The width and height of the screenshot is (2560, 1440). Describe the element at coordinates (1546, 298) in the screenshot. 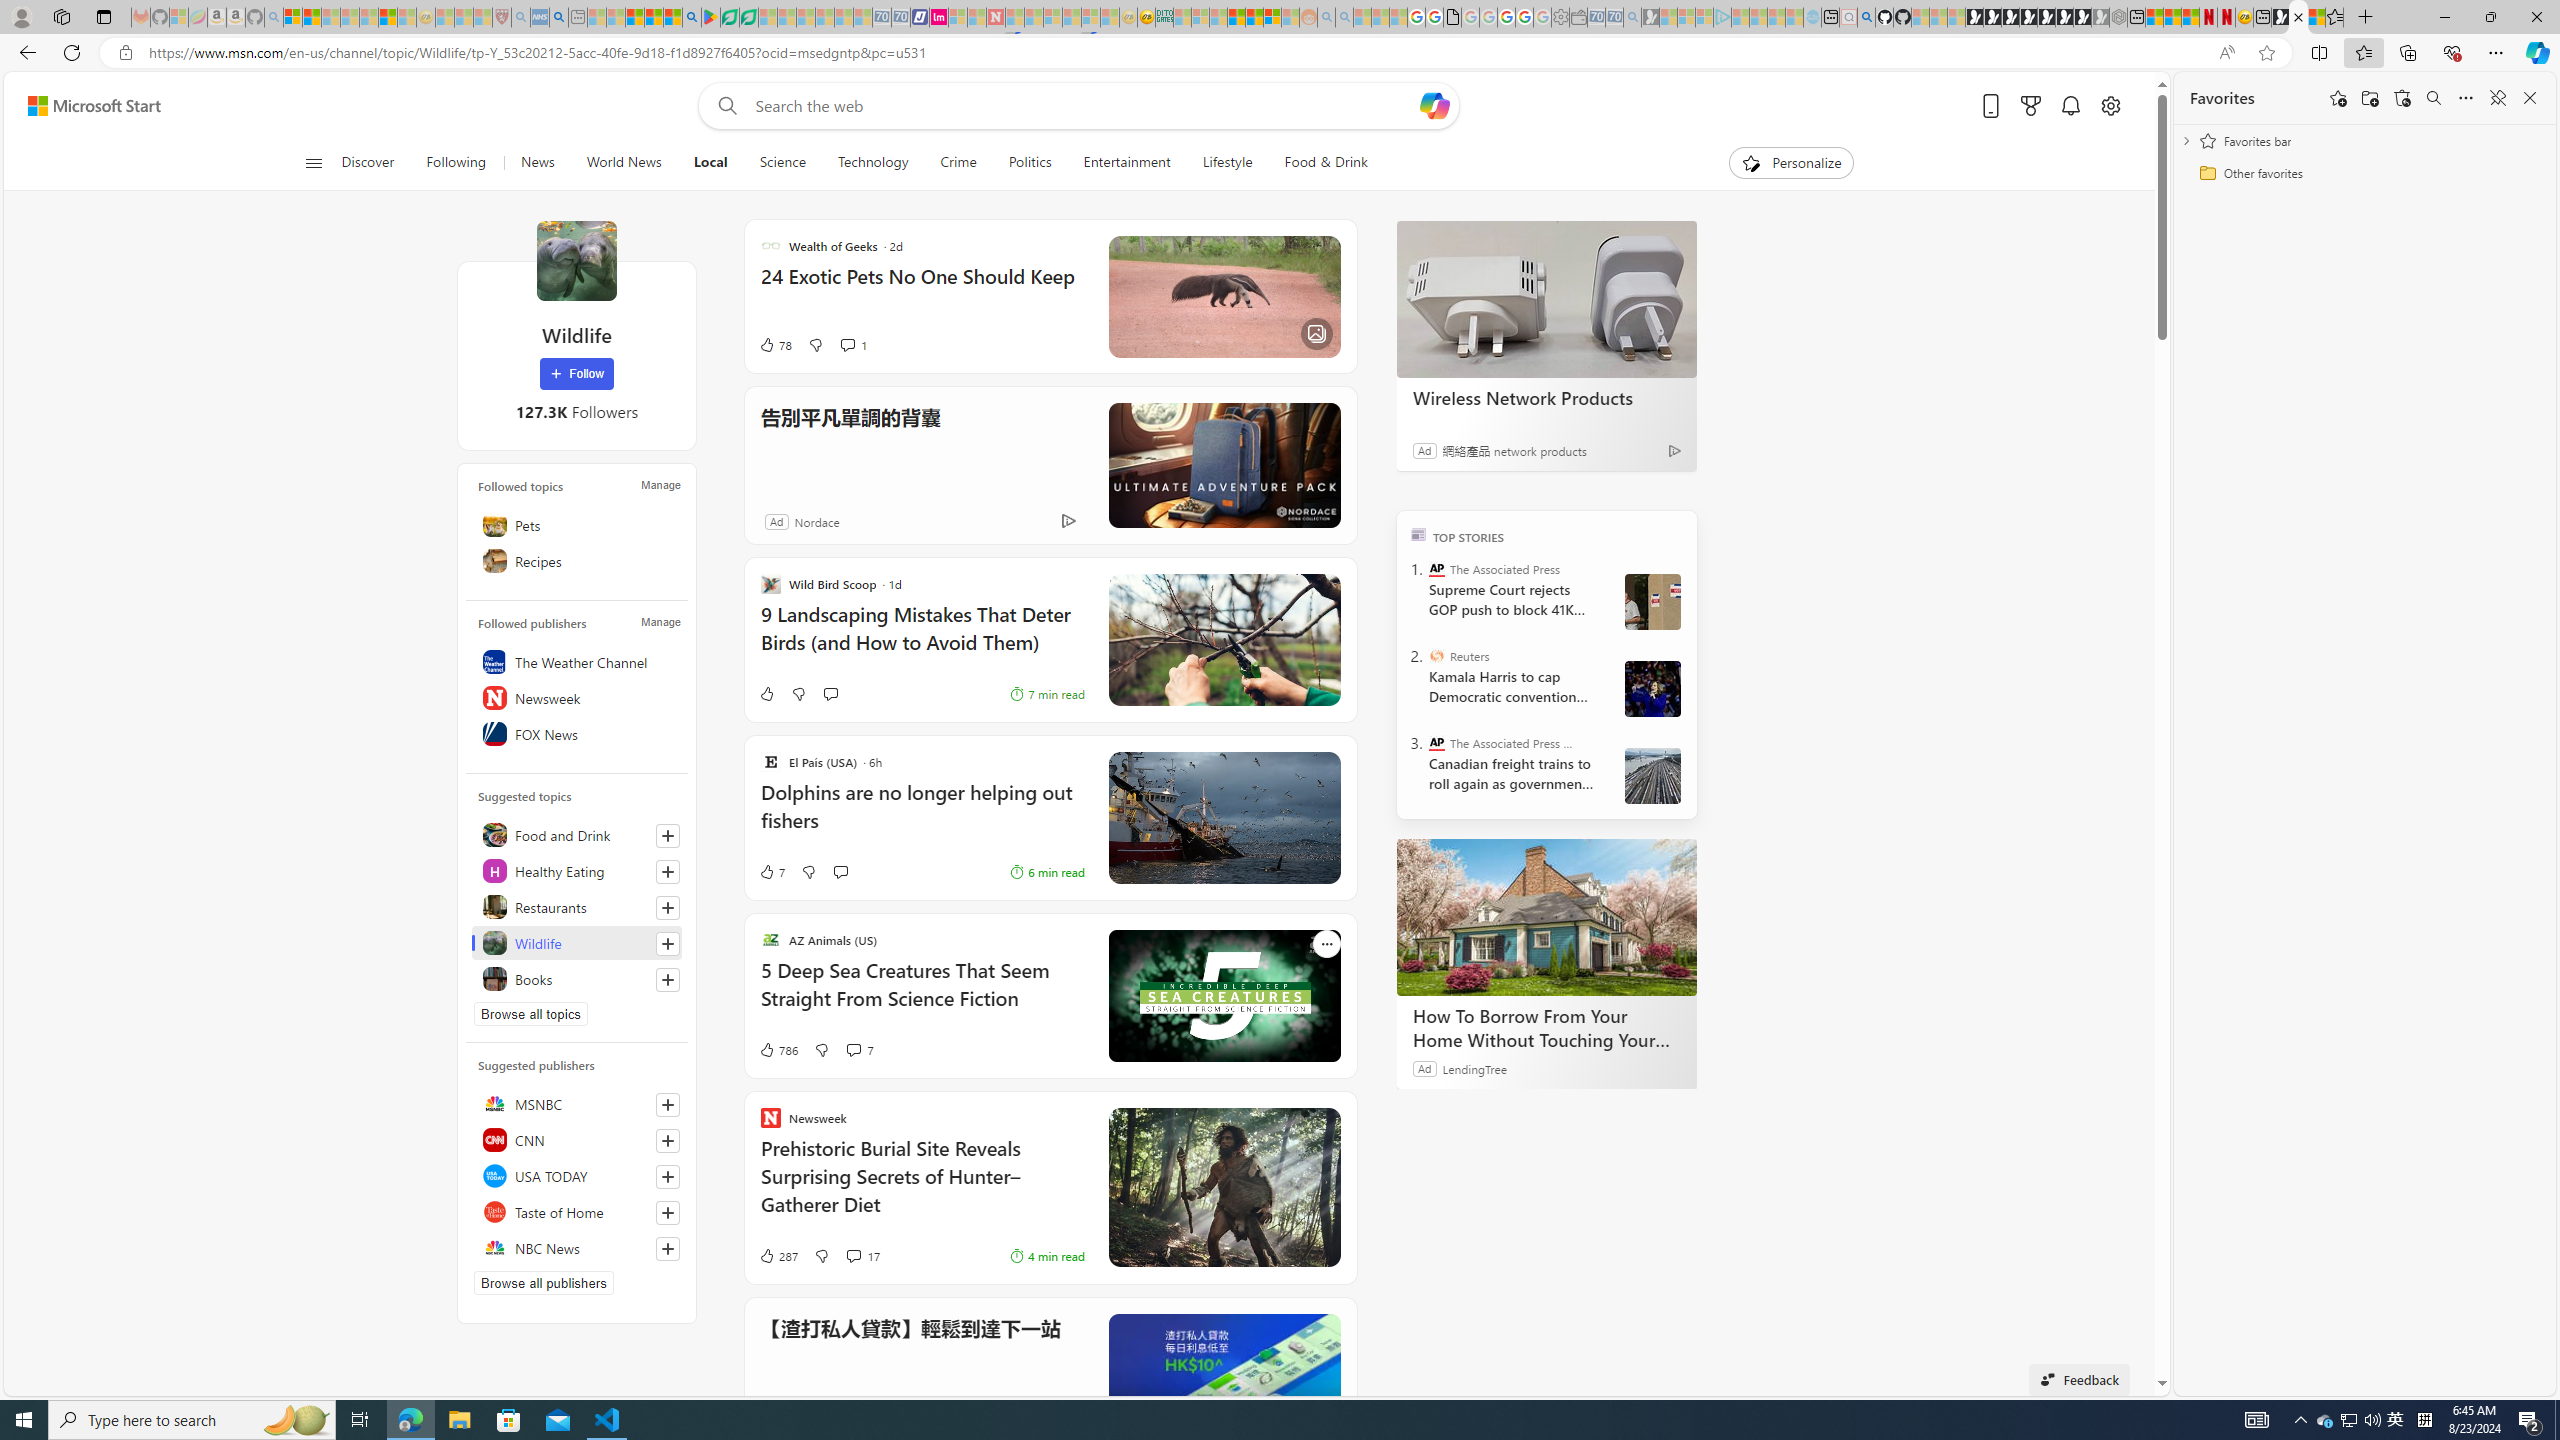

I see `'Wireless Network Products'` at that location.